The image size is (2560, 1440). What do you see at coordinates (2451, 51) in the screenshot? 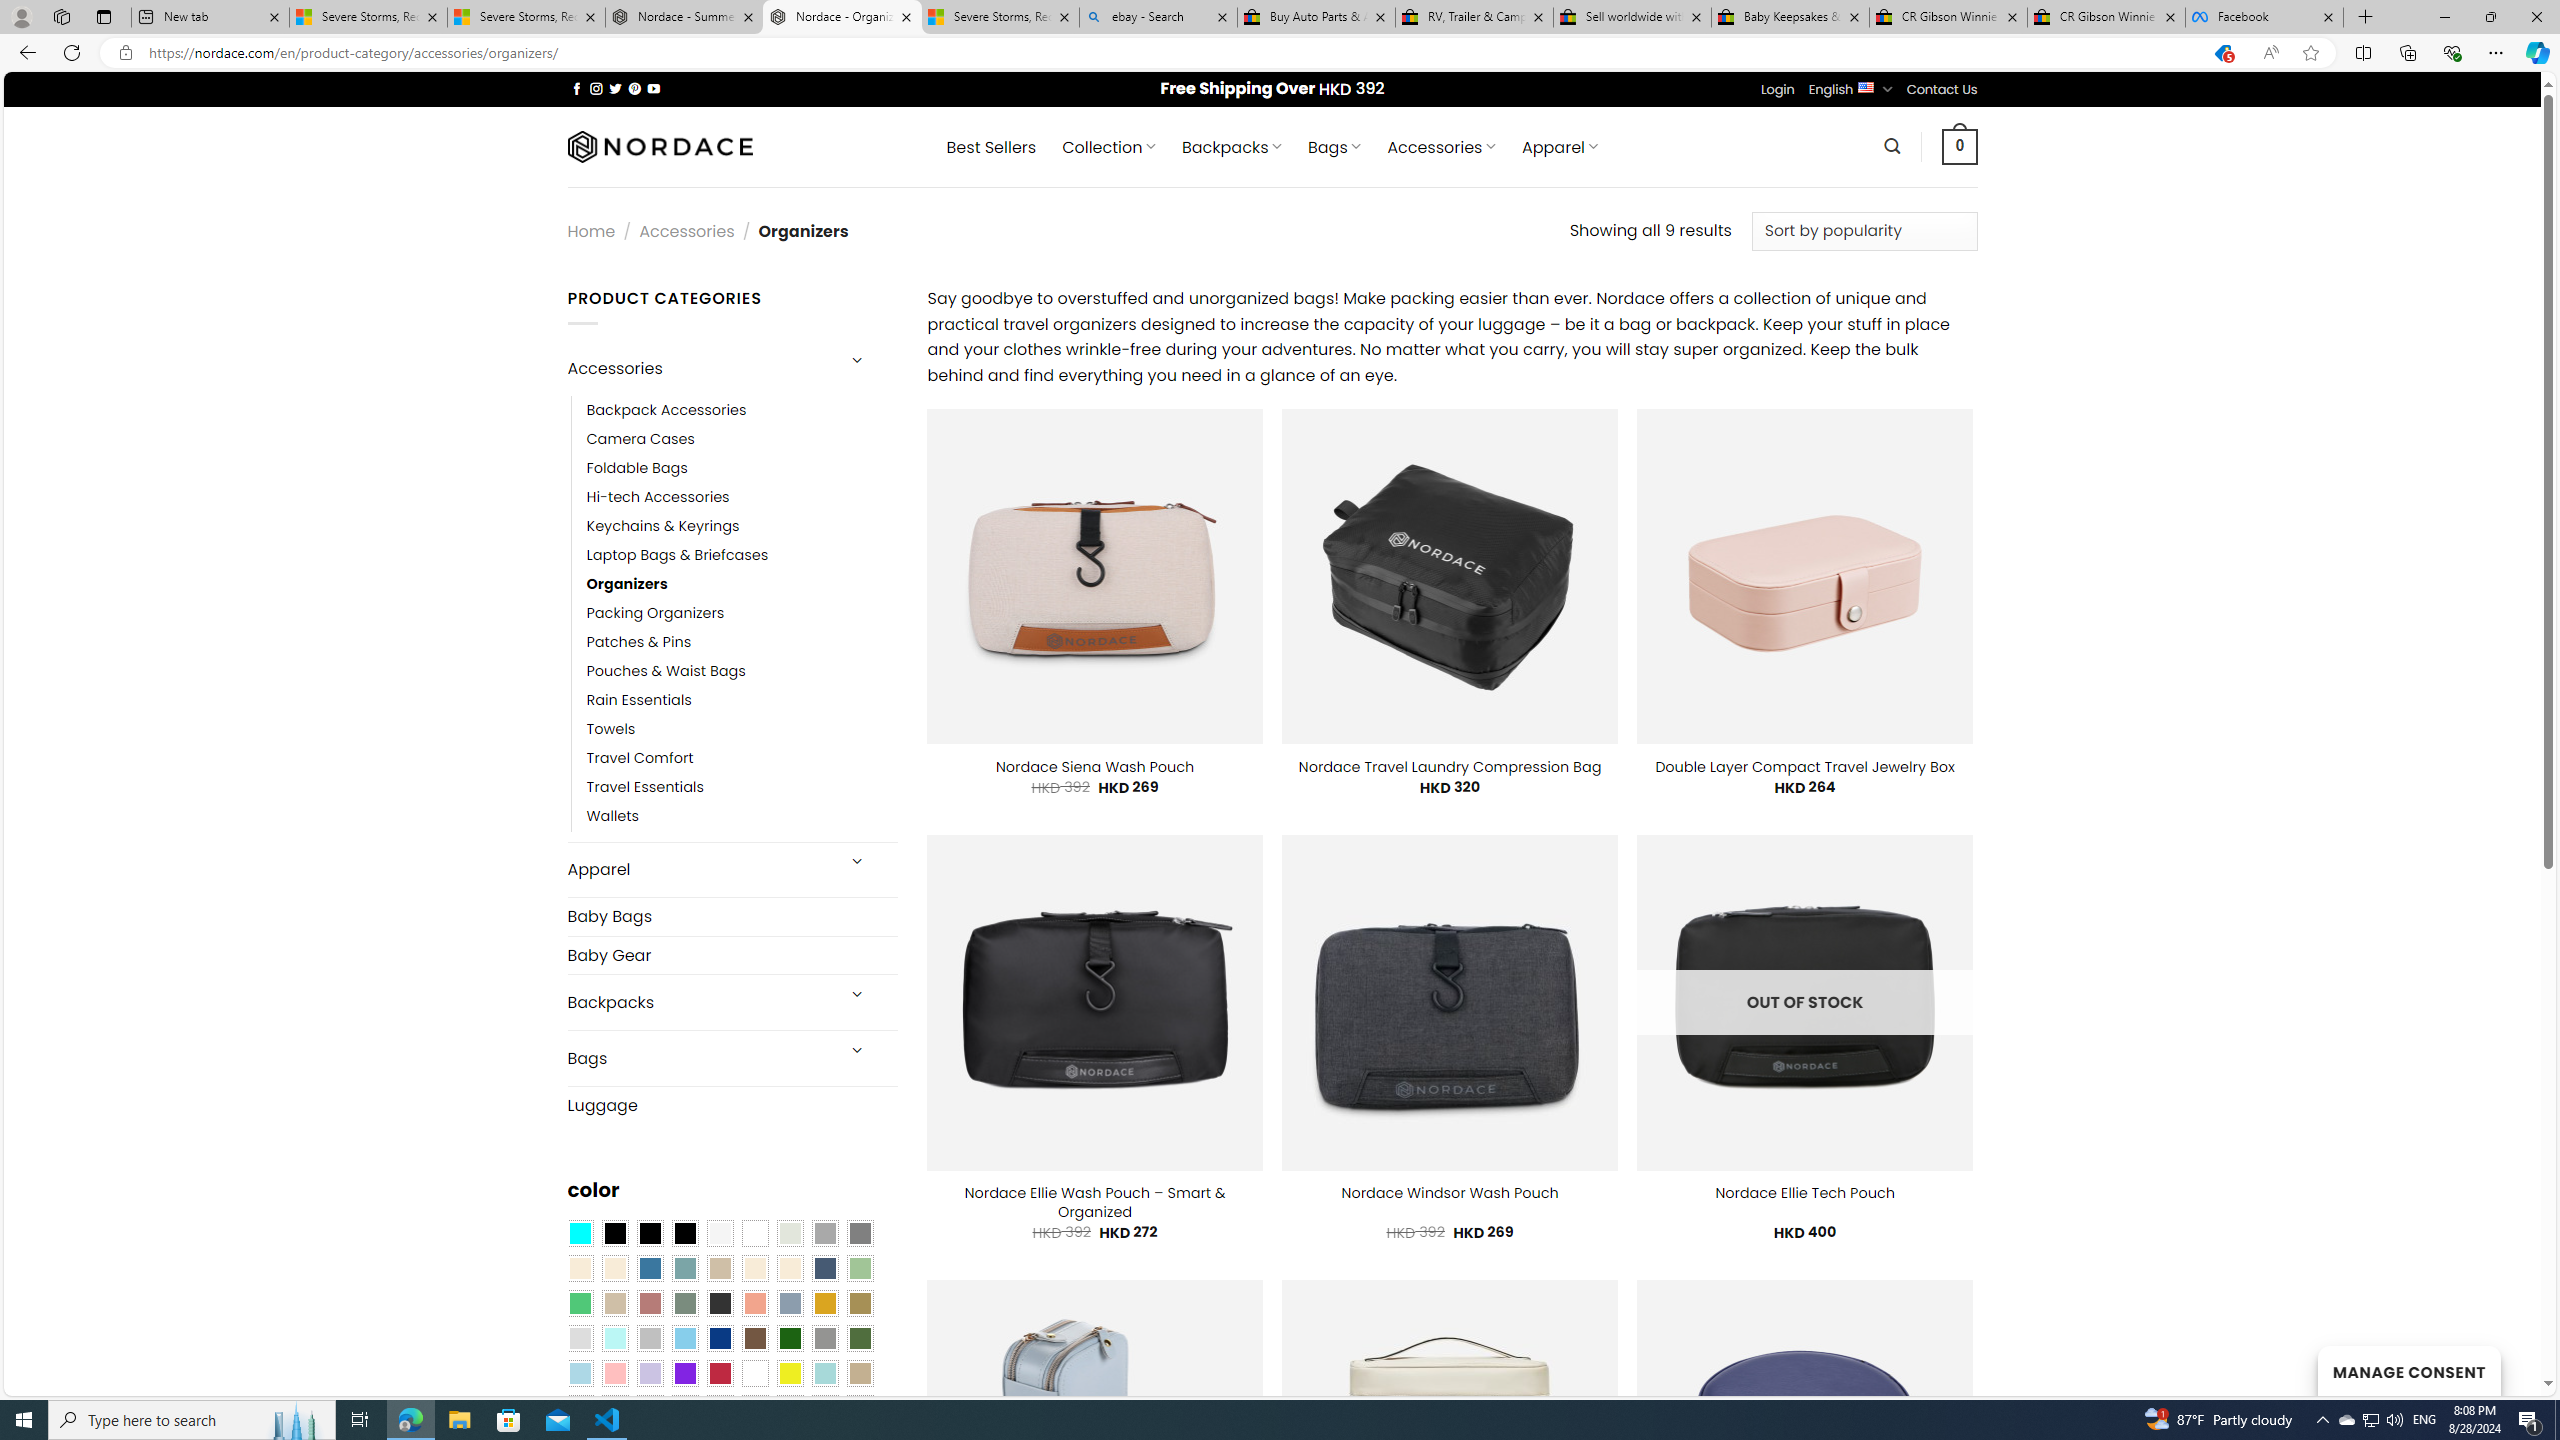
I see `'Browser essentials'` at bounding box center [2451, 51].